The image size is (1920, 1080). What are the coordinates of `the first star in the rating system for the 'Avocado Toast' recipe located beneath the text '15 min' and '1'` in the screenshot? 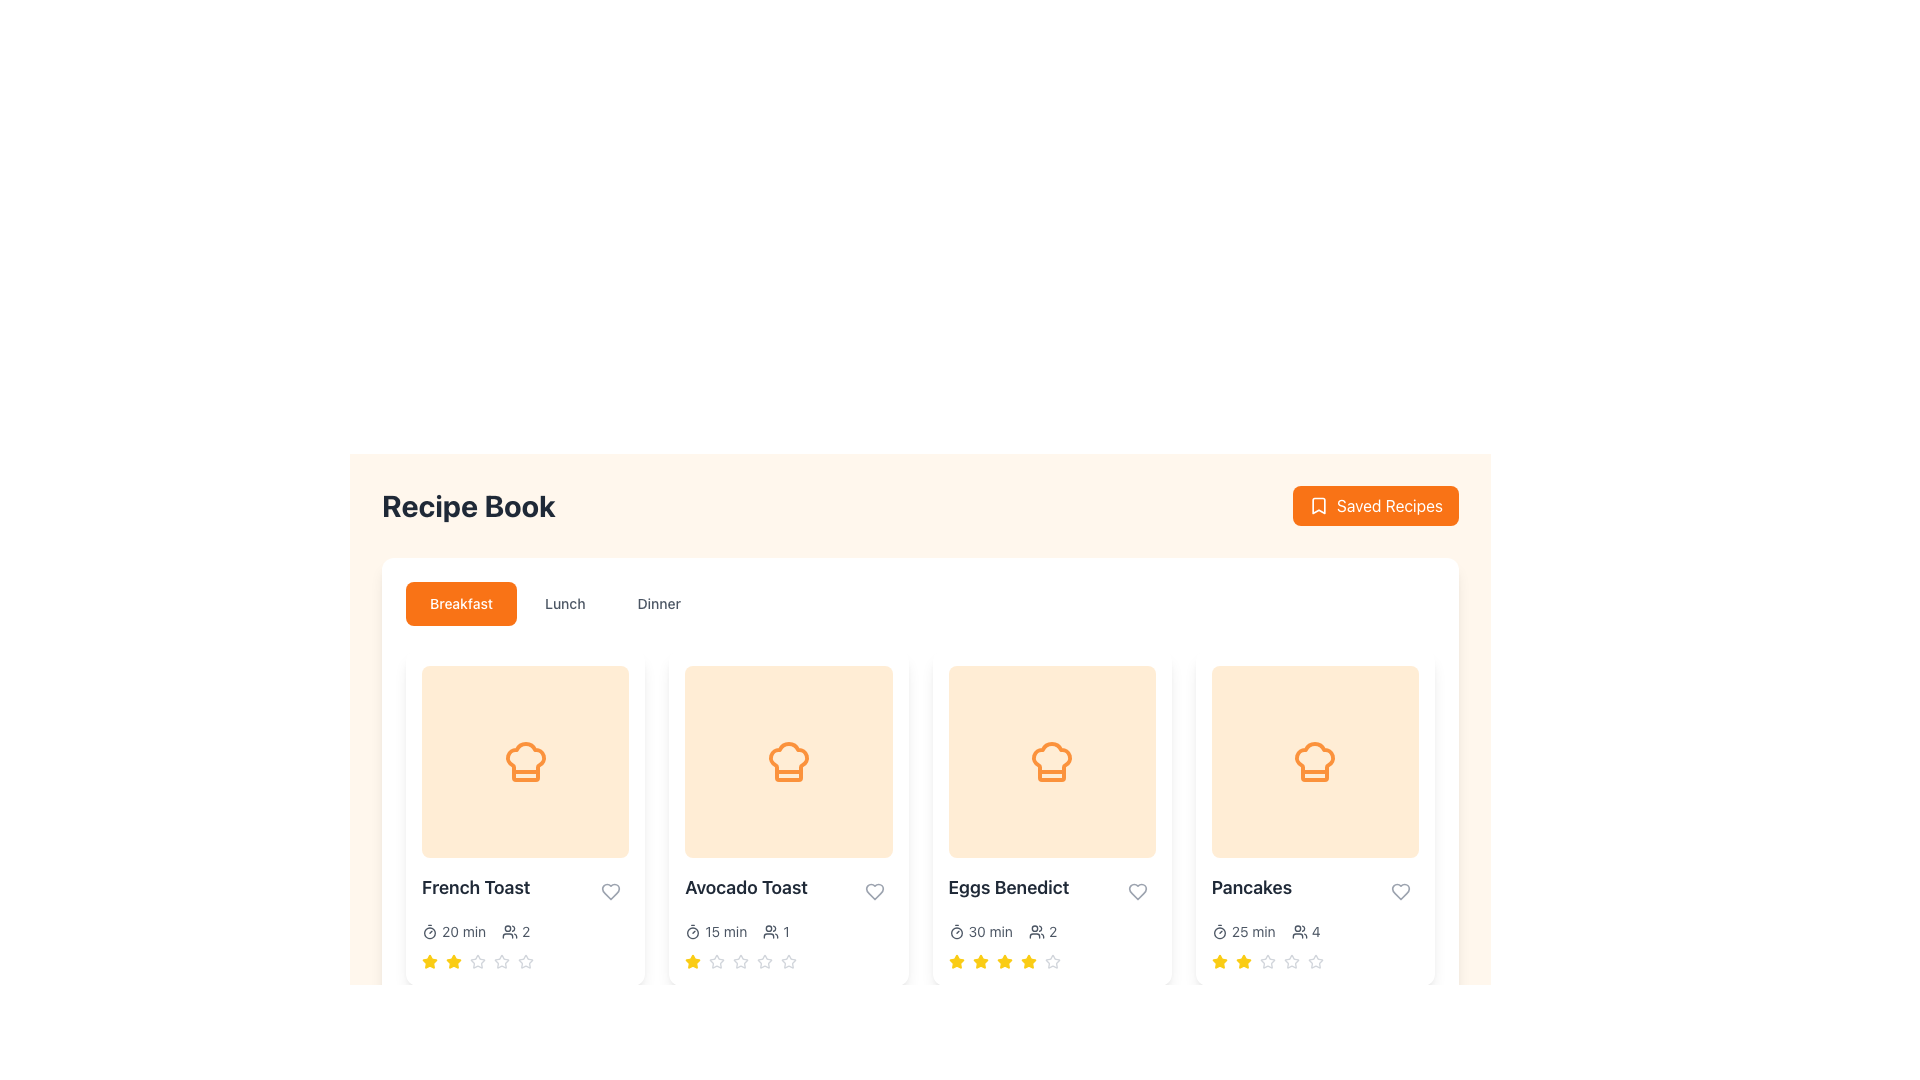 It's located at (717, 960).